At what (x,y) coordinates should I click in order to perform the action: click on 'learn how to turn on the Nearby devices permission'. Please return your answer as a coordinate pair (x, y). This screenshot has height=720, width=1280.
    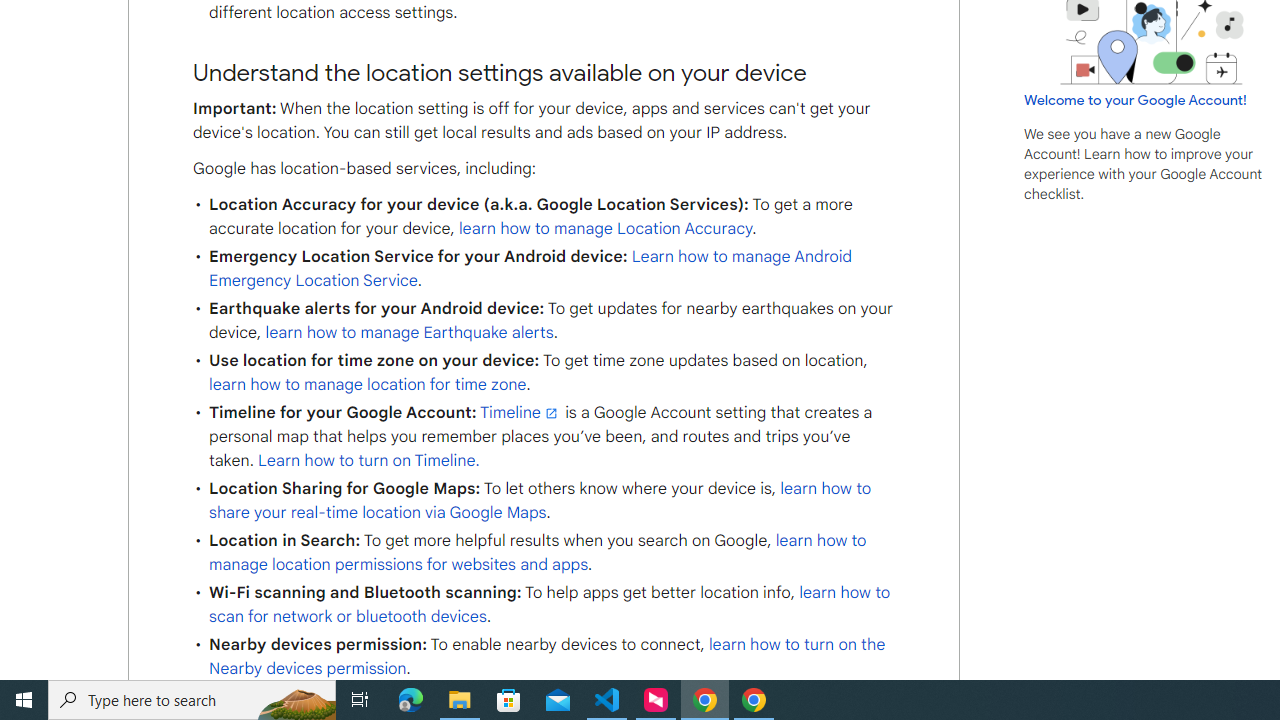
    Looking at the image, I should click on (547, 657).